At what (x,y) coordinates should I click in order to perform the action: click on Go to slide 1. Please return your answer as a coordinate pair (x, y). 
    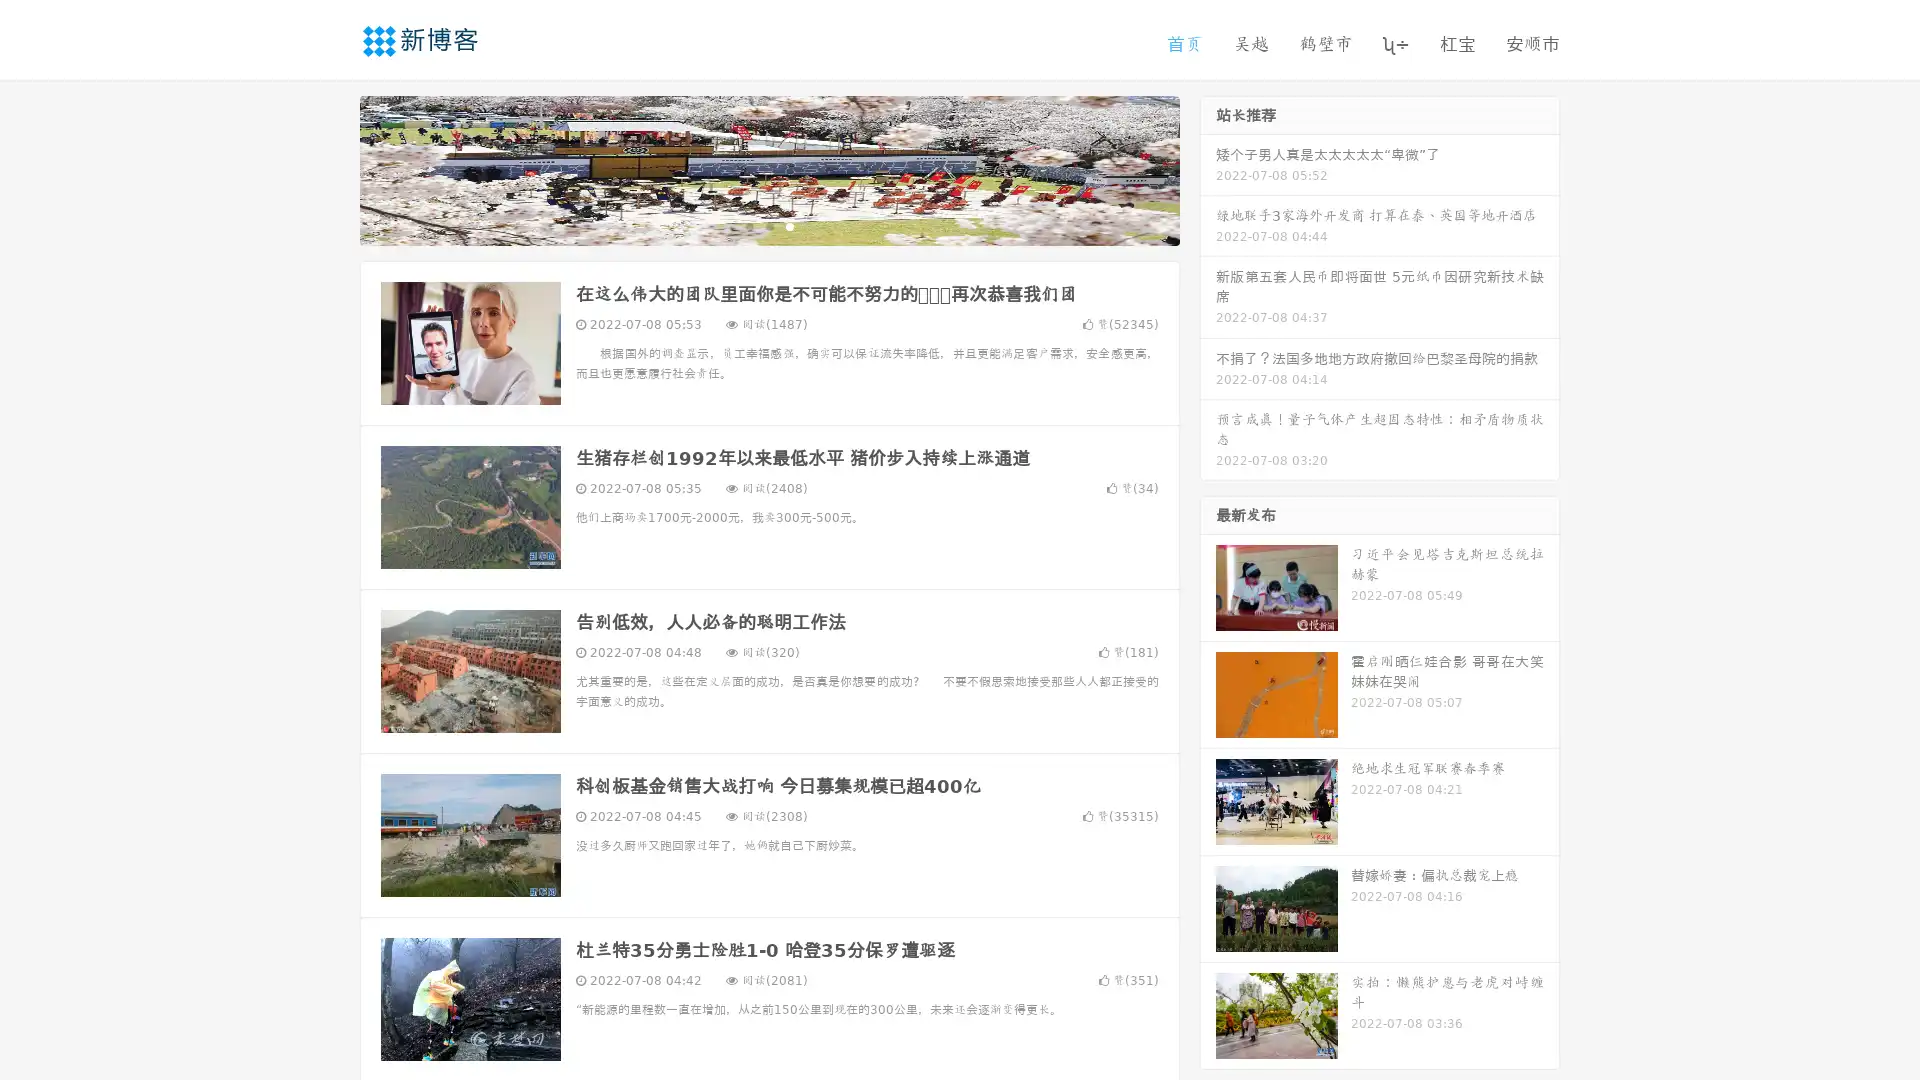
    Looking at the image, I should click on (748, 225).